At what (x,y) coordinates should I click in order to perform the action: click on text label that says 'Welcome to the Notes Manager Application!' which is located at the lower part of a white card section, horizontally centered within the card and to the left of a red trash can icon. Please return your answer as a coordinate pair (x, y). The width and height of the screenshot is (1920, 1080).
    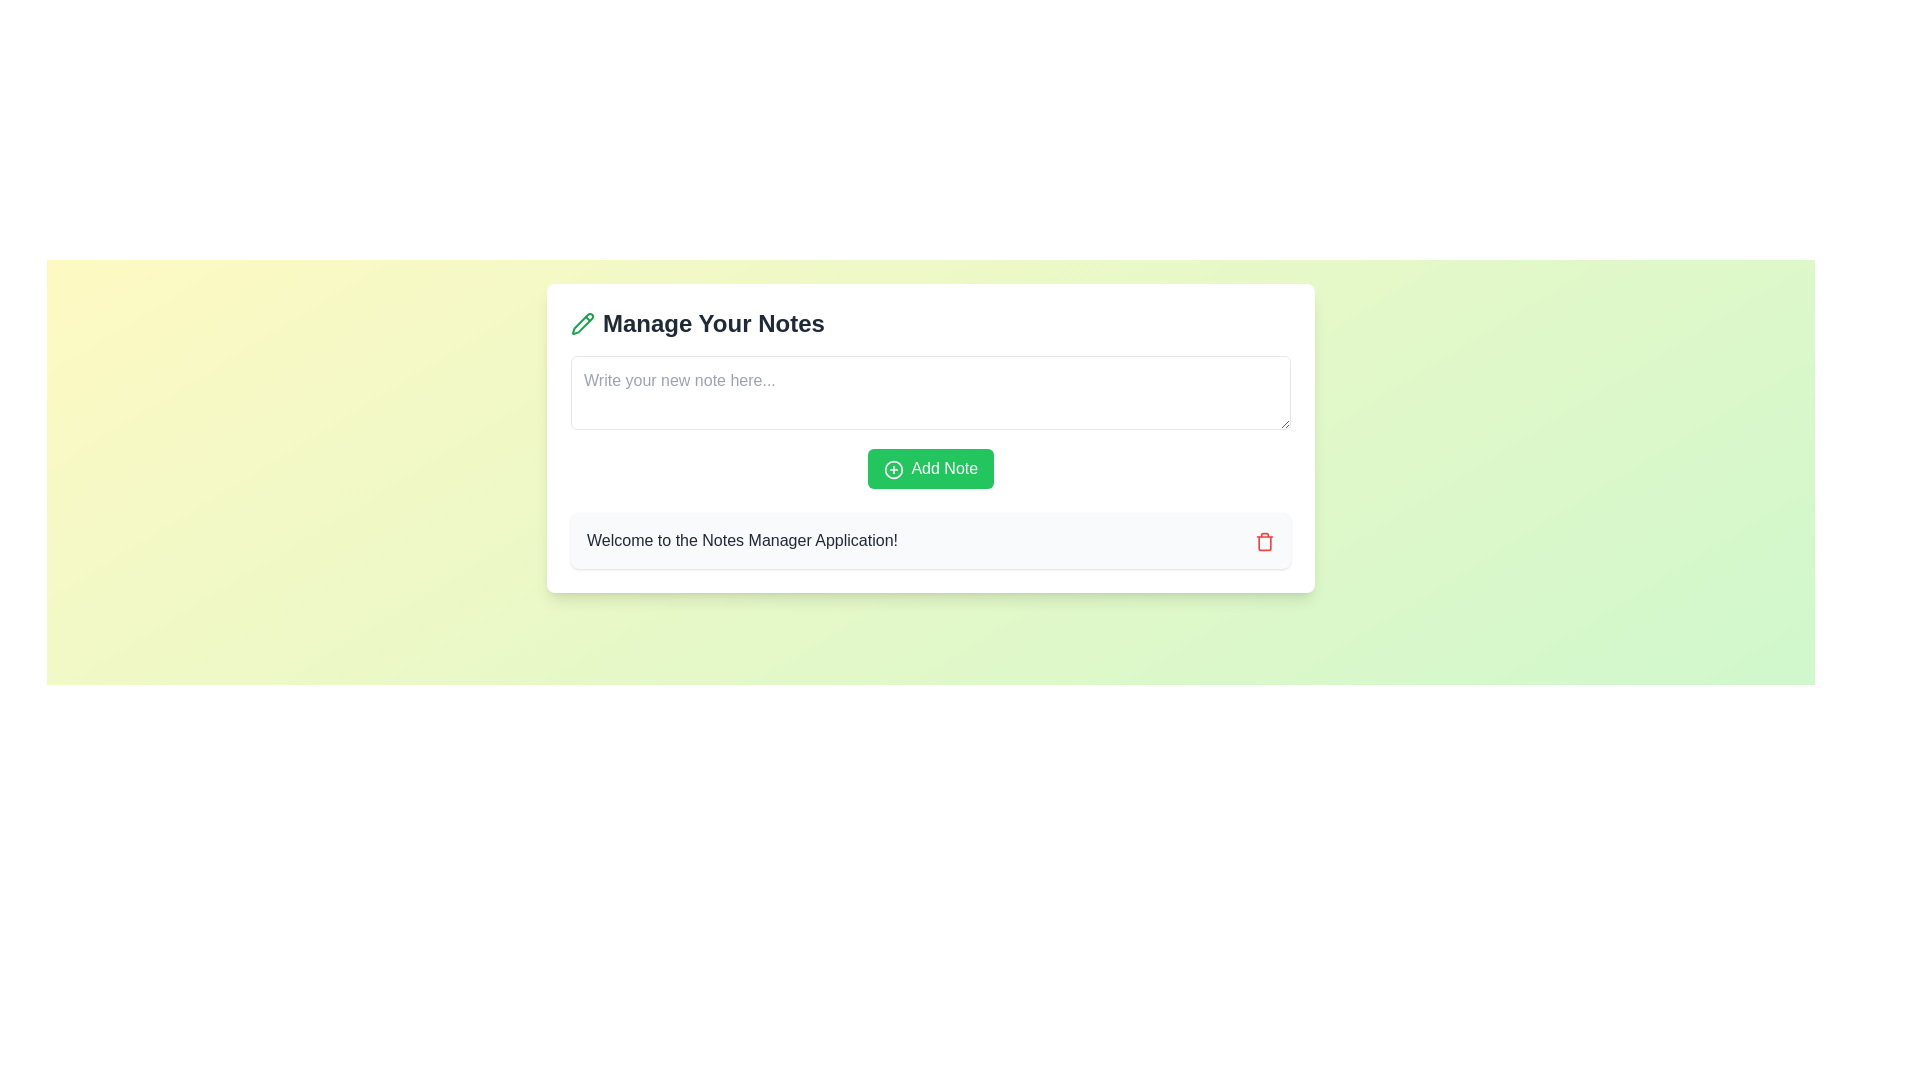
    Looking at the image, I should click on (741, 540).